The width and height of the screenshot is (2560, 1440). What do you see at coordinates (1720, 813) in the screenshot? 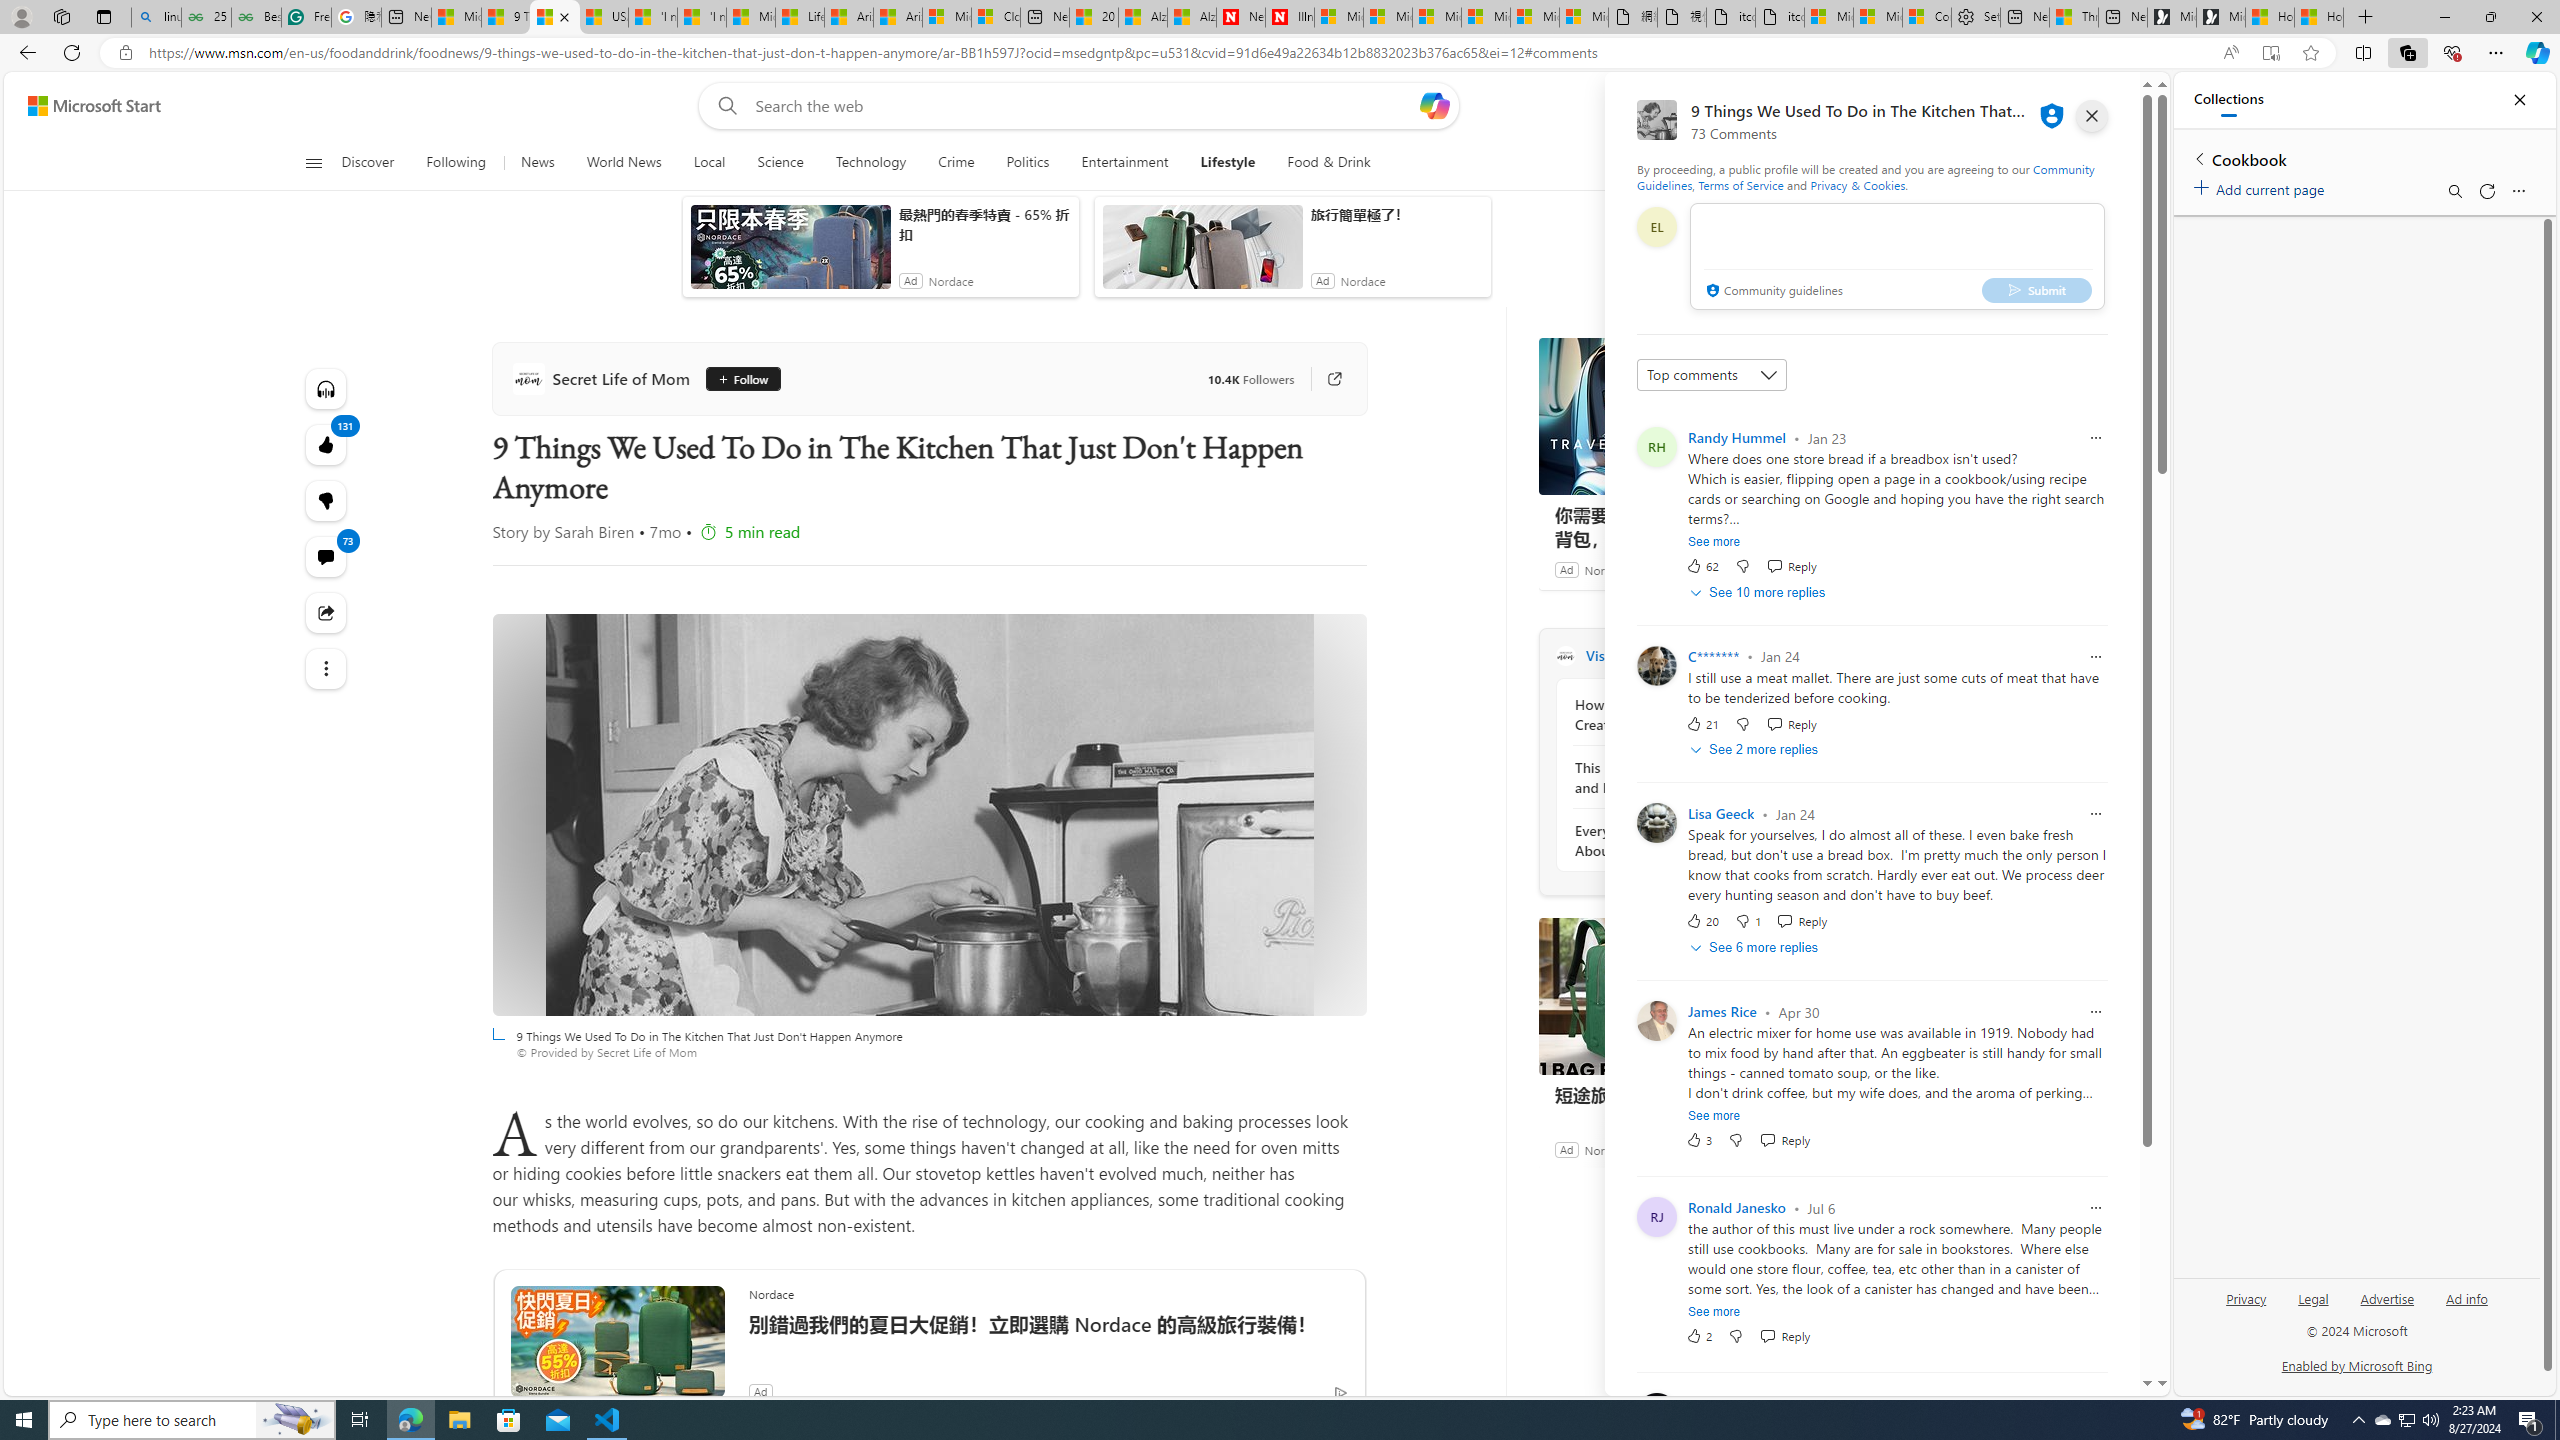
I see `'Lisa Geeck'` at bounding box center [1720, 813].